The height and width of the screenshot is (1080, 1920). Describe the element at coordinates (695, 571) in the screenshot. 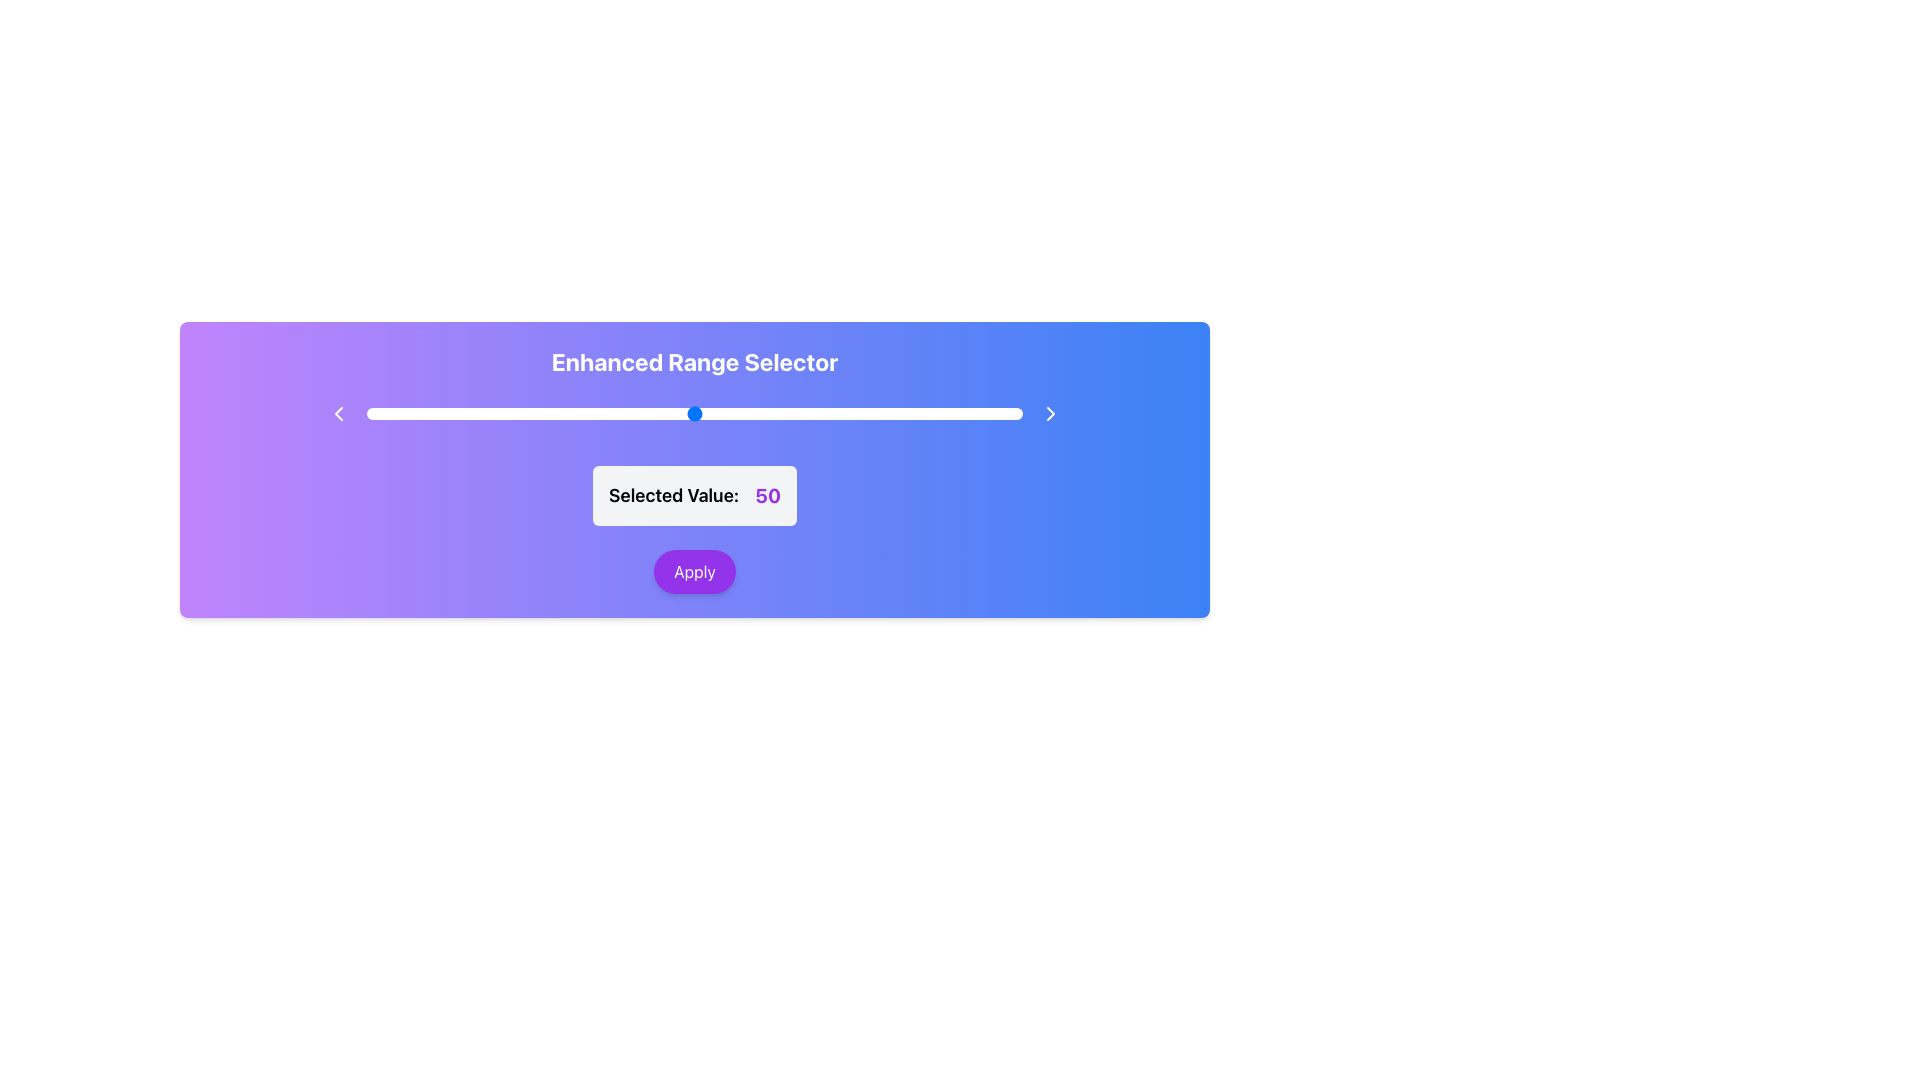

I see `the 'Apply' button with a purple background and white text to observe its hover effects` at that location.